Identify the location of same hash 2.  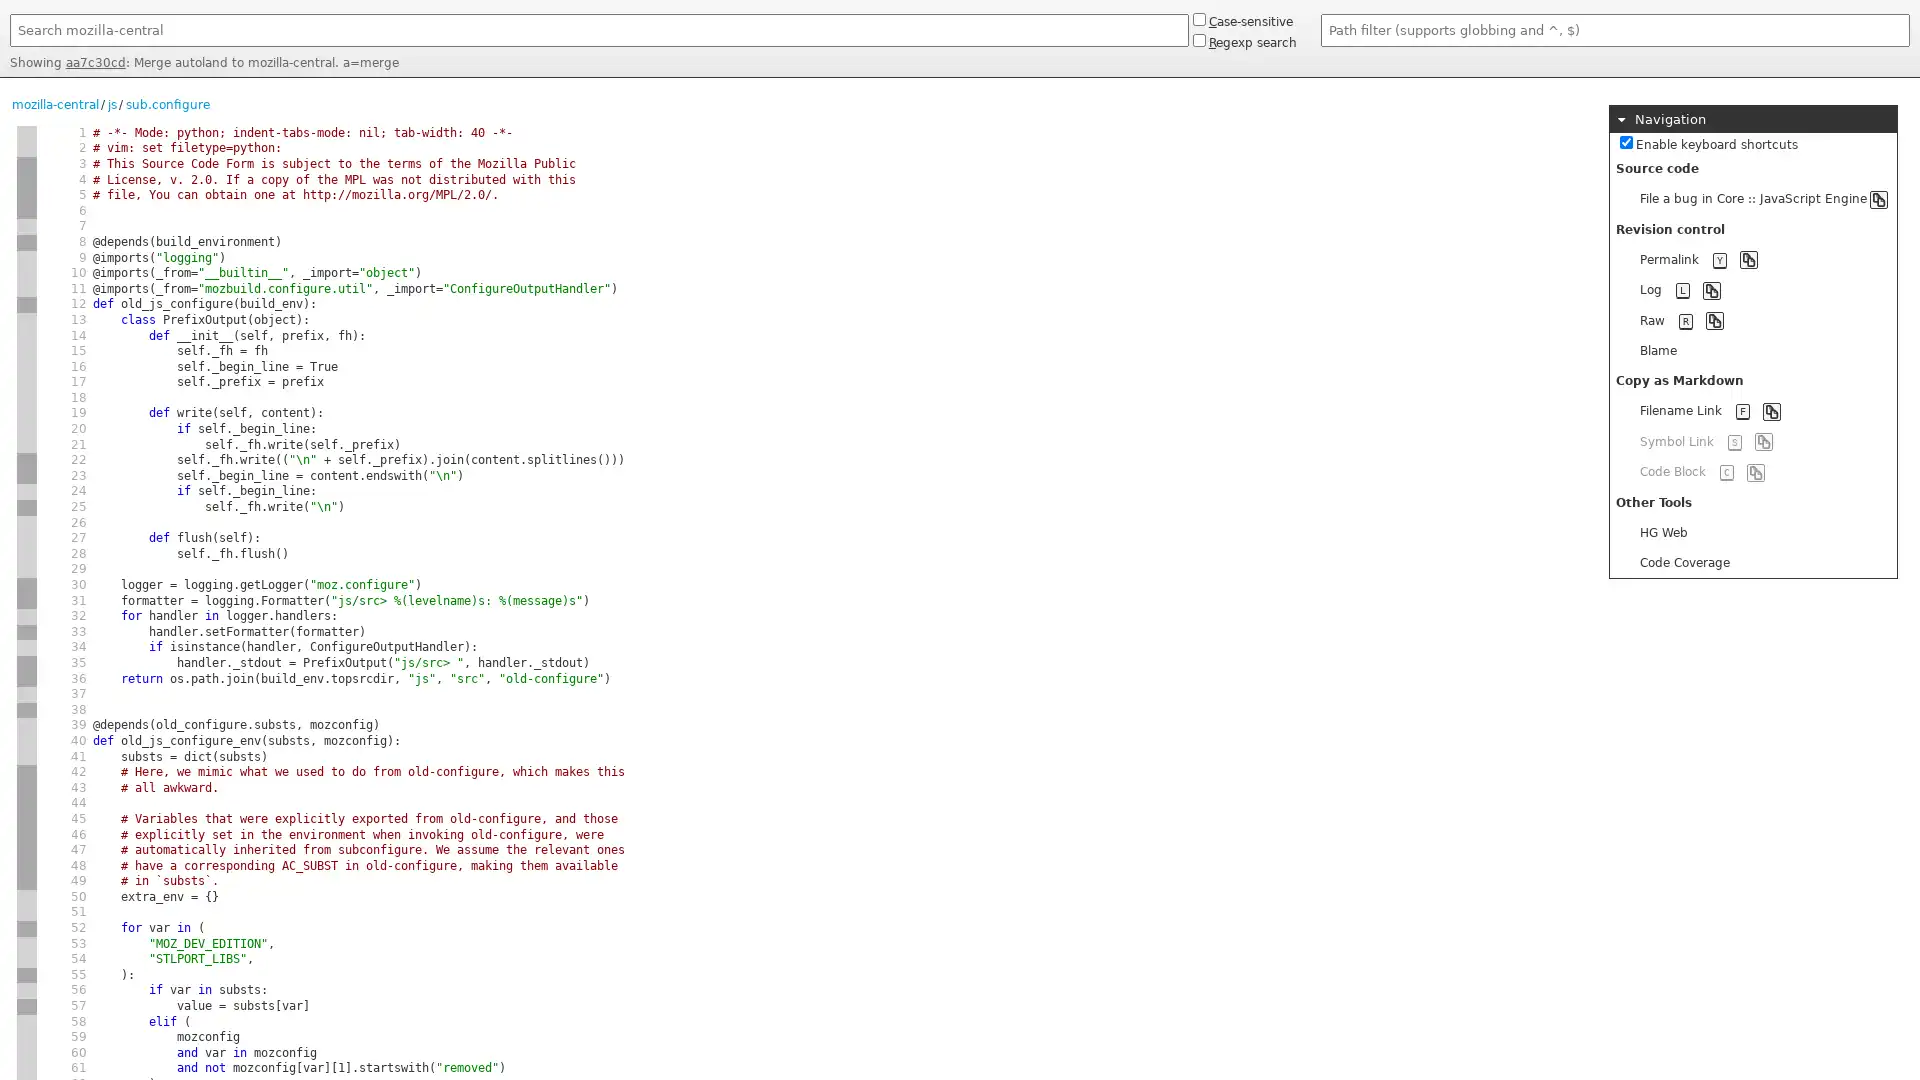
(27, 211).